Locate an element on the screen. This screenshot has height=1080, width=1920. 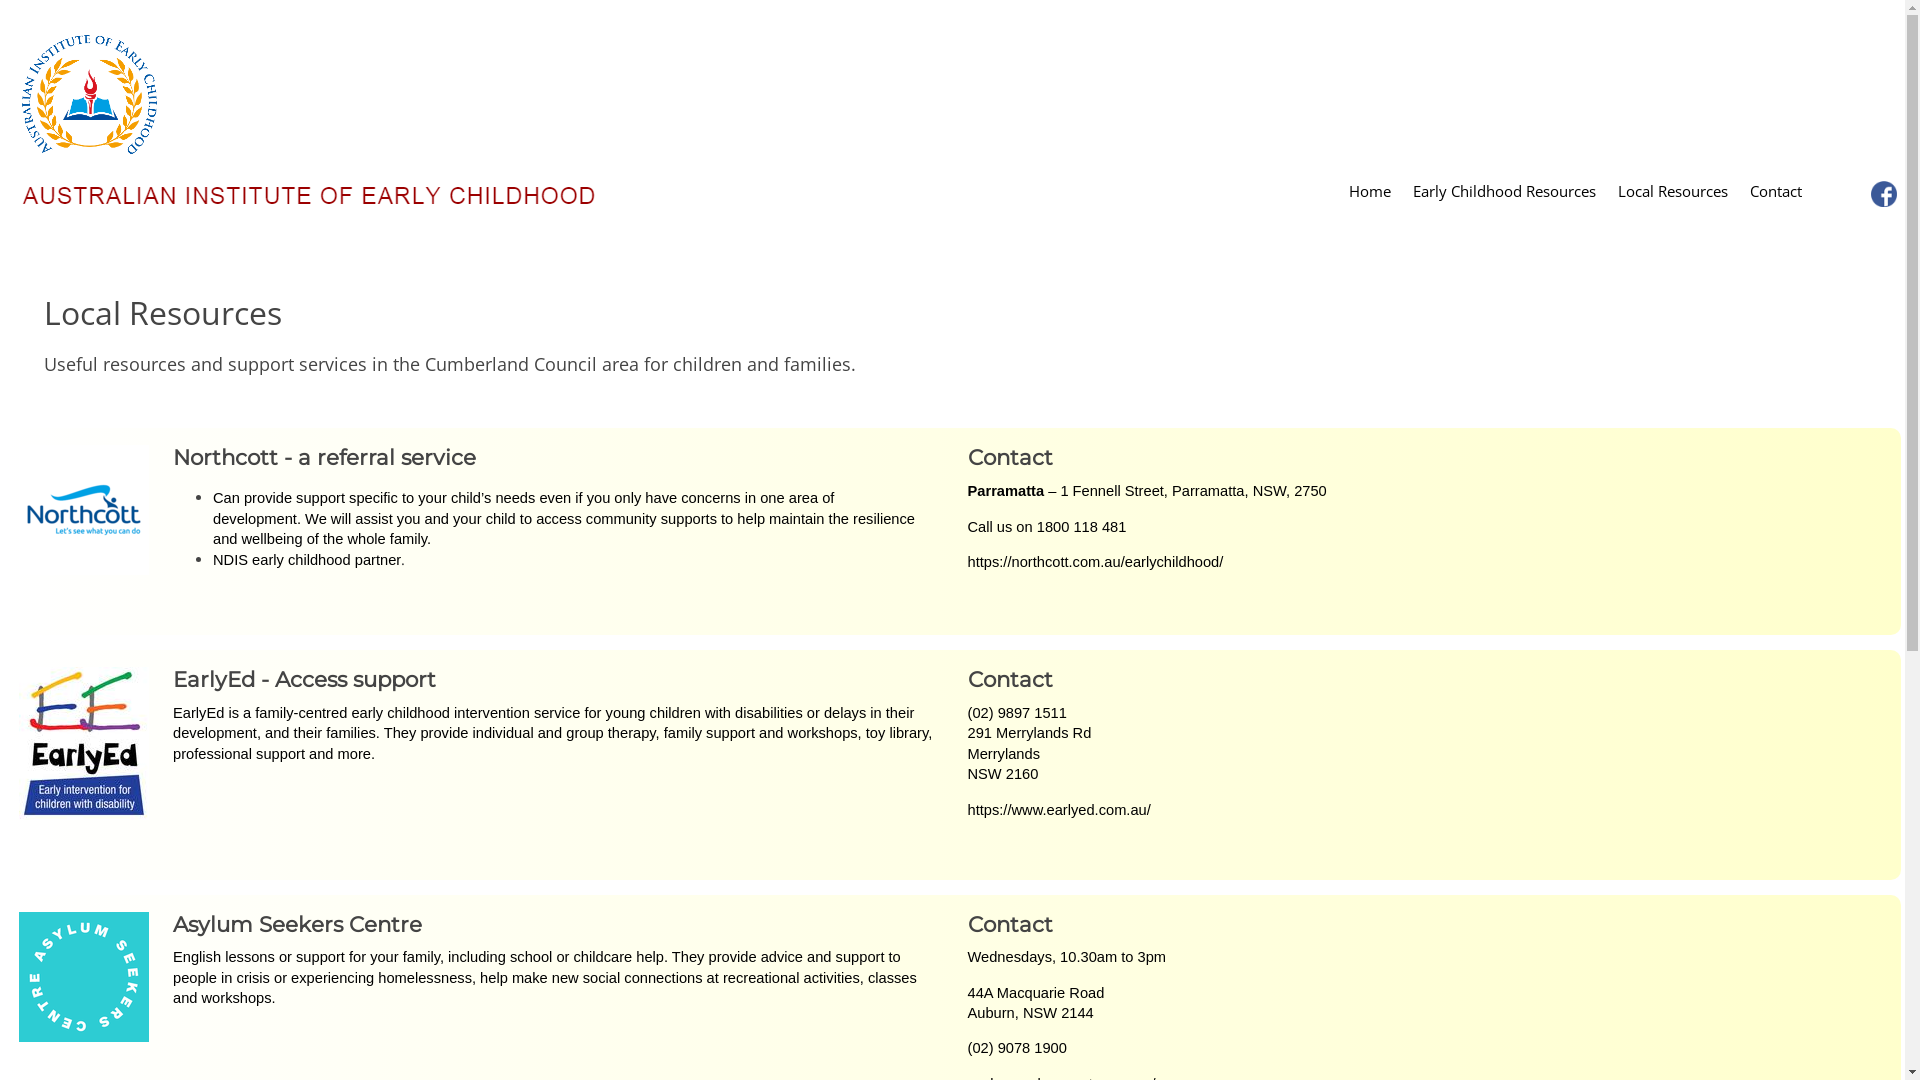
'NDIS early childhood partner' is located at coordinates (306, 559).